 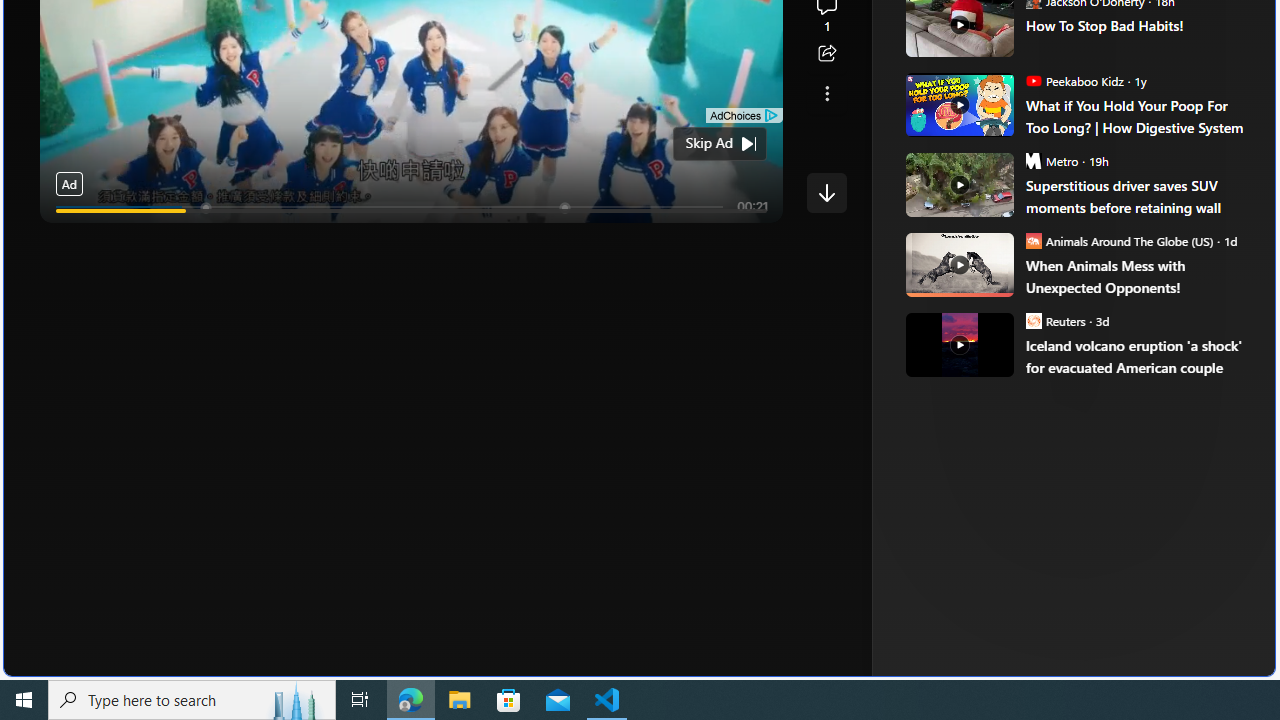 What do you see at coordinates (1118, 239) in the screenshot?
I see `'Animals Around The Globe (US) Animals Around The Globe (US)'` at bounding box center [1118, 239].